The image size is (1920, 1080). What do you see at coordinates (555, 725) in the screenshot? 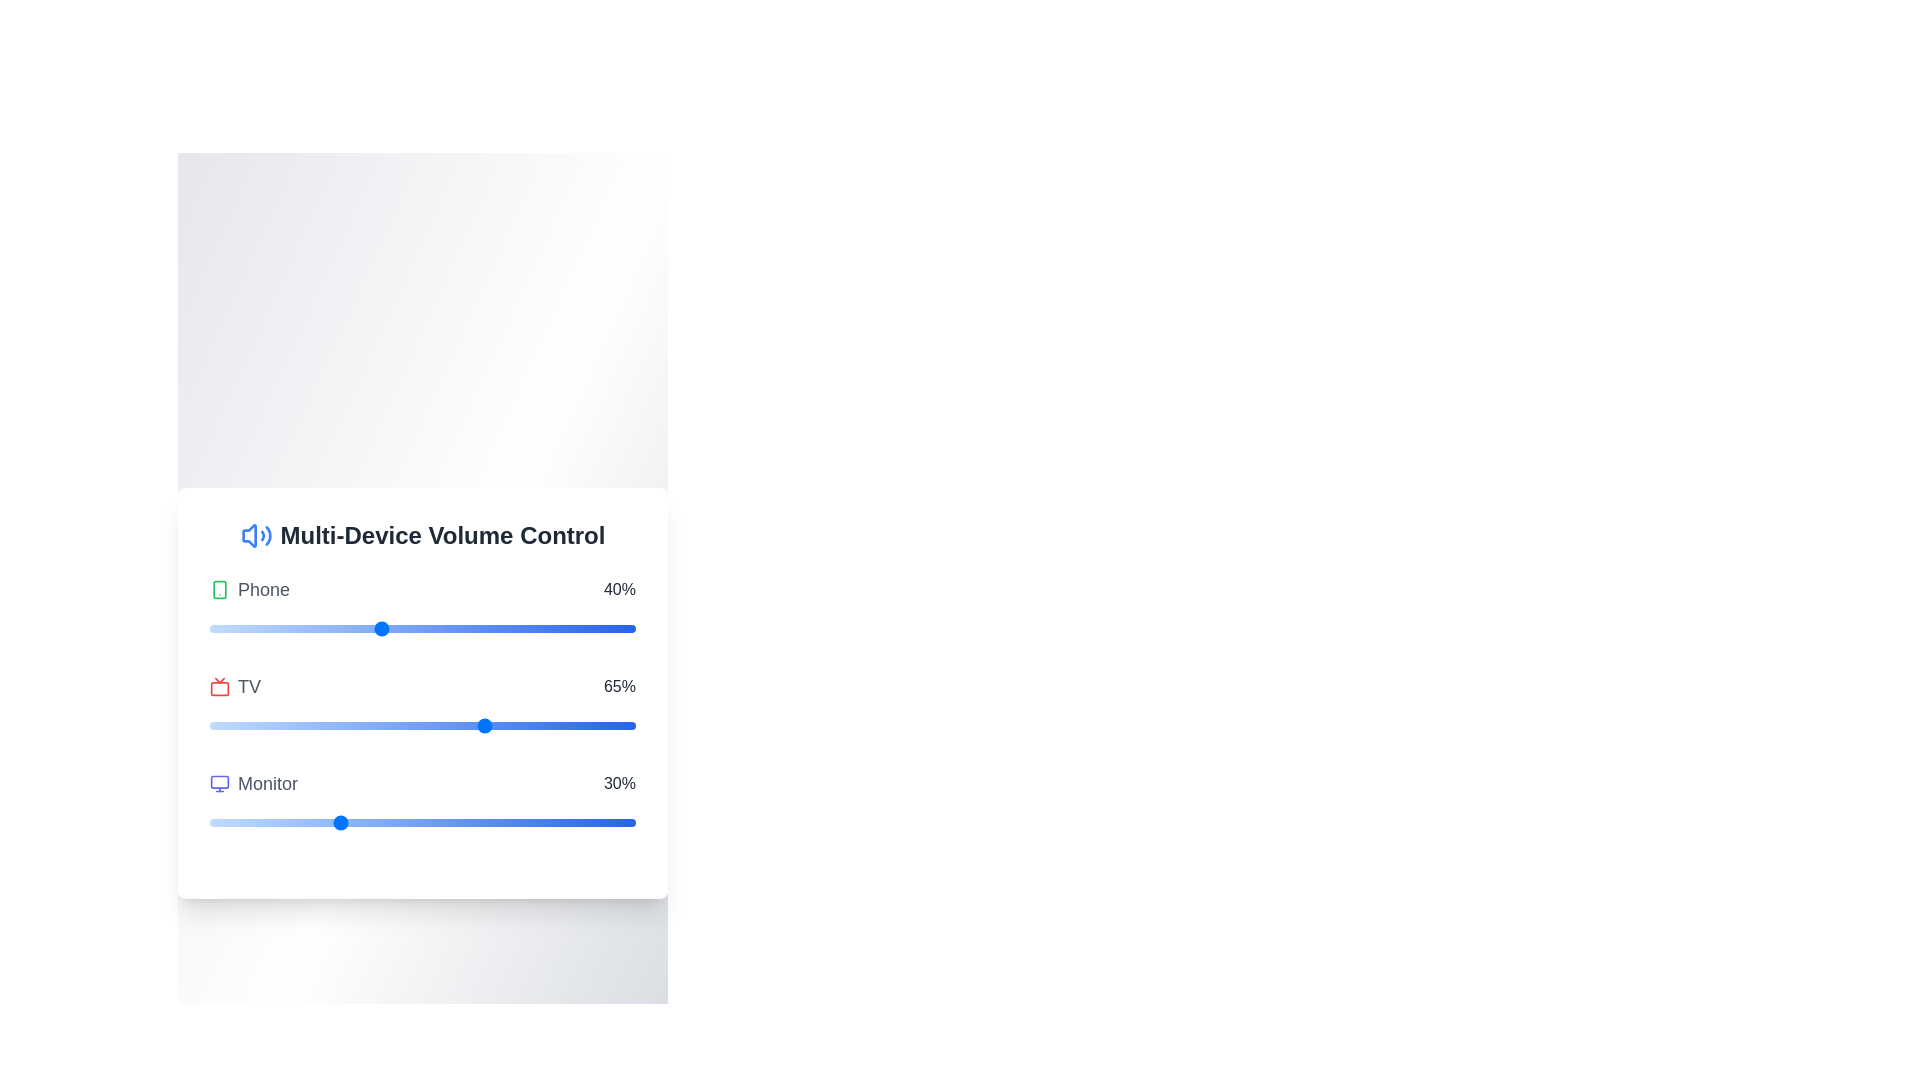
I see `TV volume` at bounding box center [555, 725].